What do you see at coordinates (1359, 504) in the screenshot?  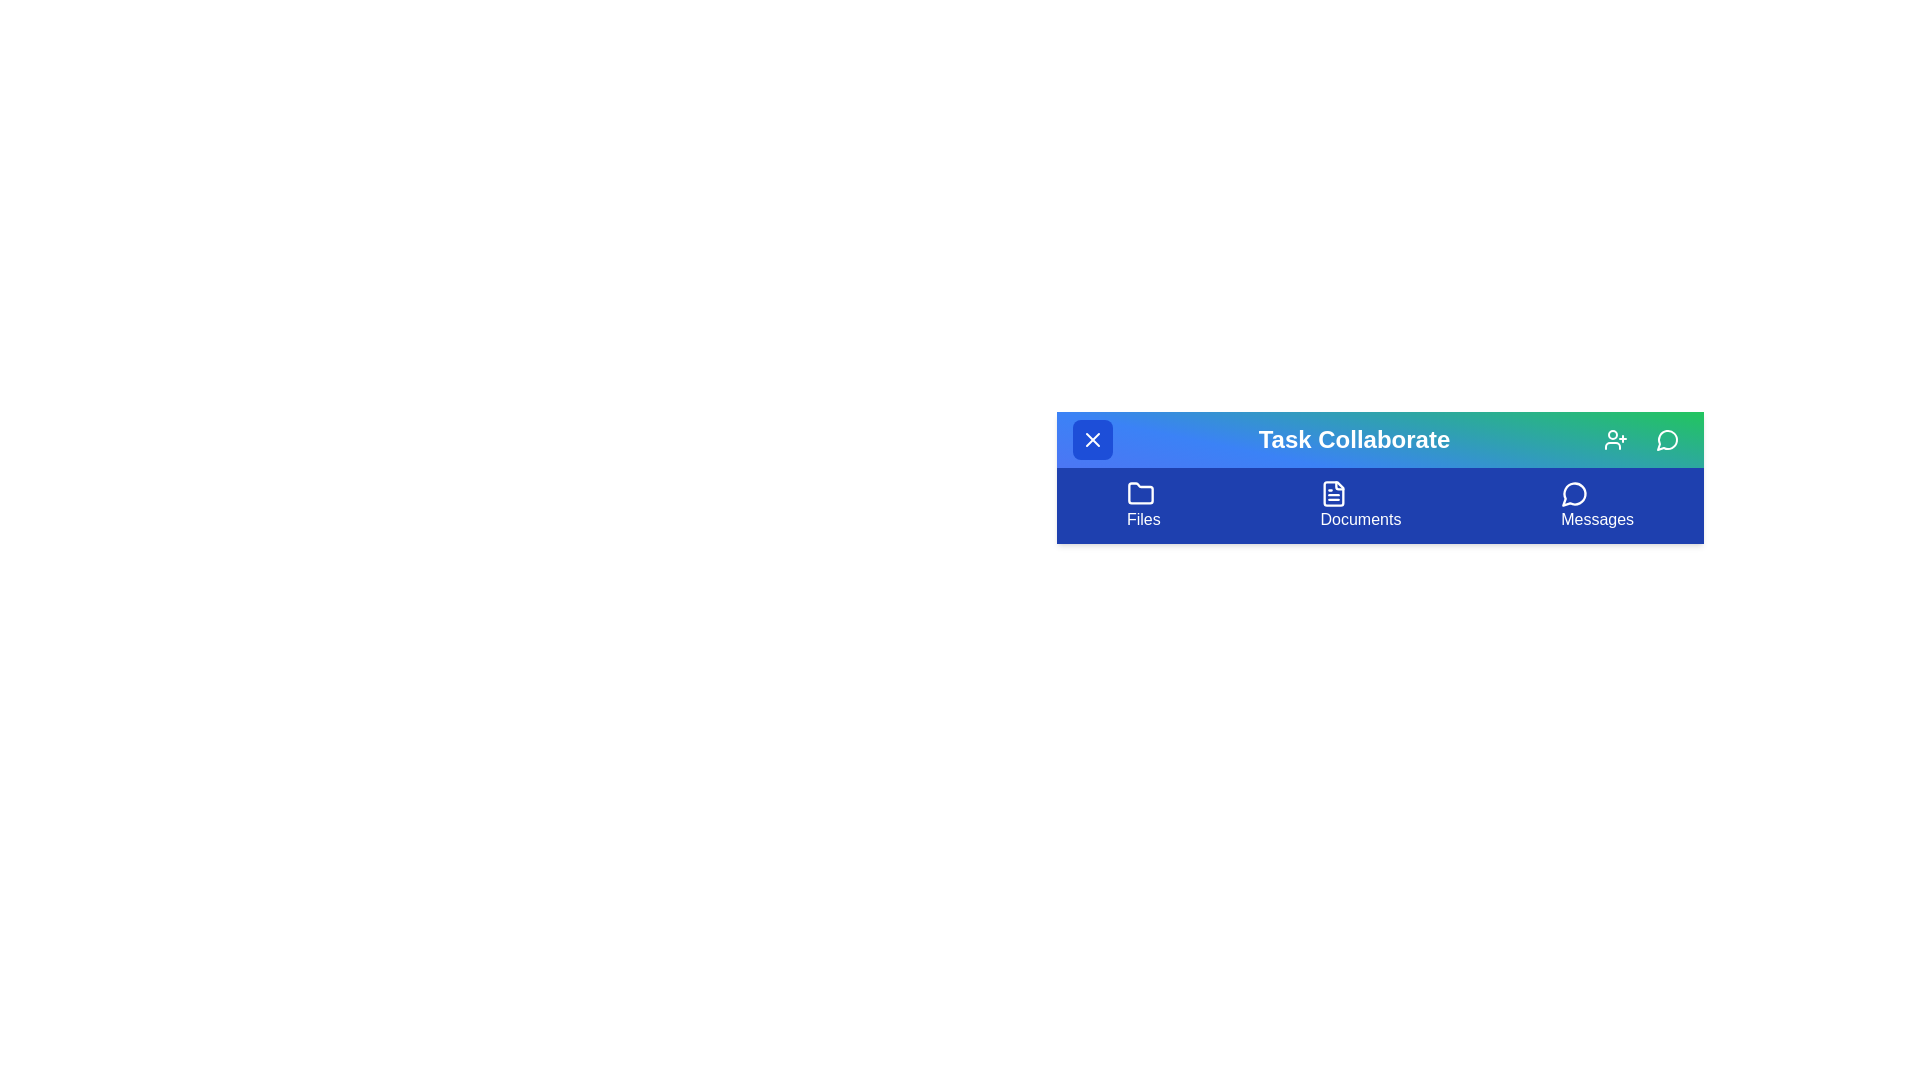 I see `the 'Documents' menu item to select it` at bounding box center [1359, 504].